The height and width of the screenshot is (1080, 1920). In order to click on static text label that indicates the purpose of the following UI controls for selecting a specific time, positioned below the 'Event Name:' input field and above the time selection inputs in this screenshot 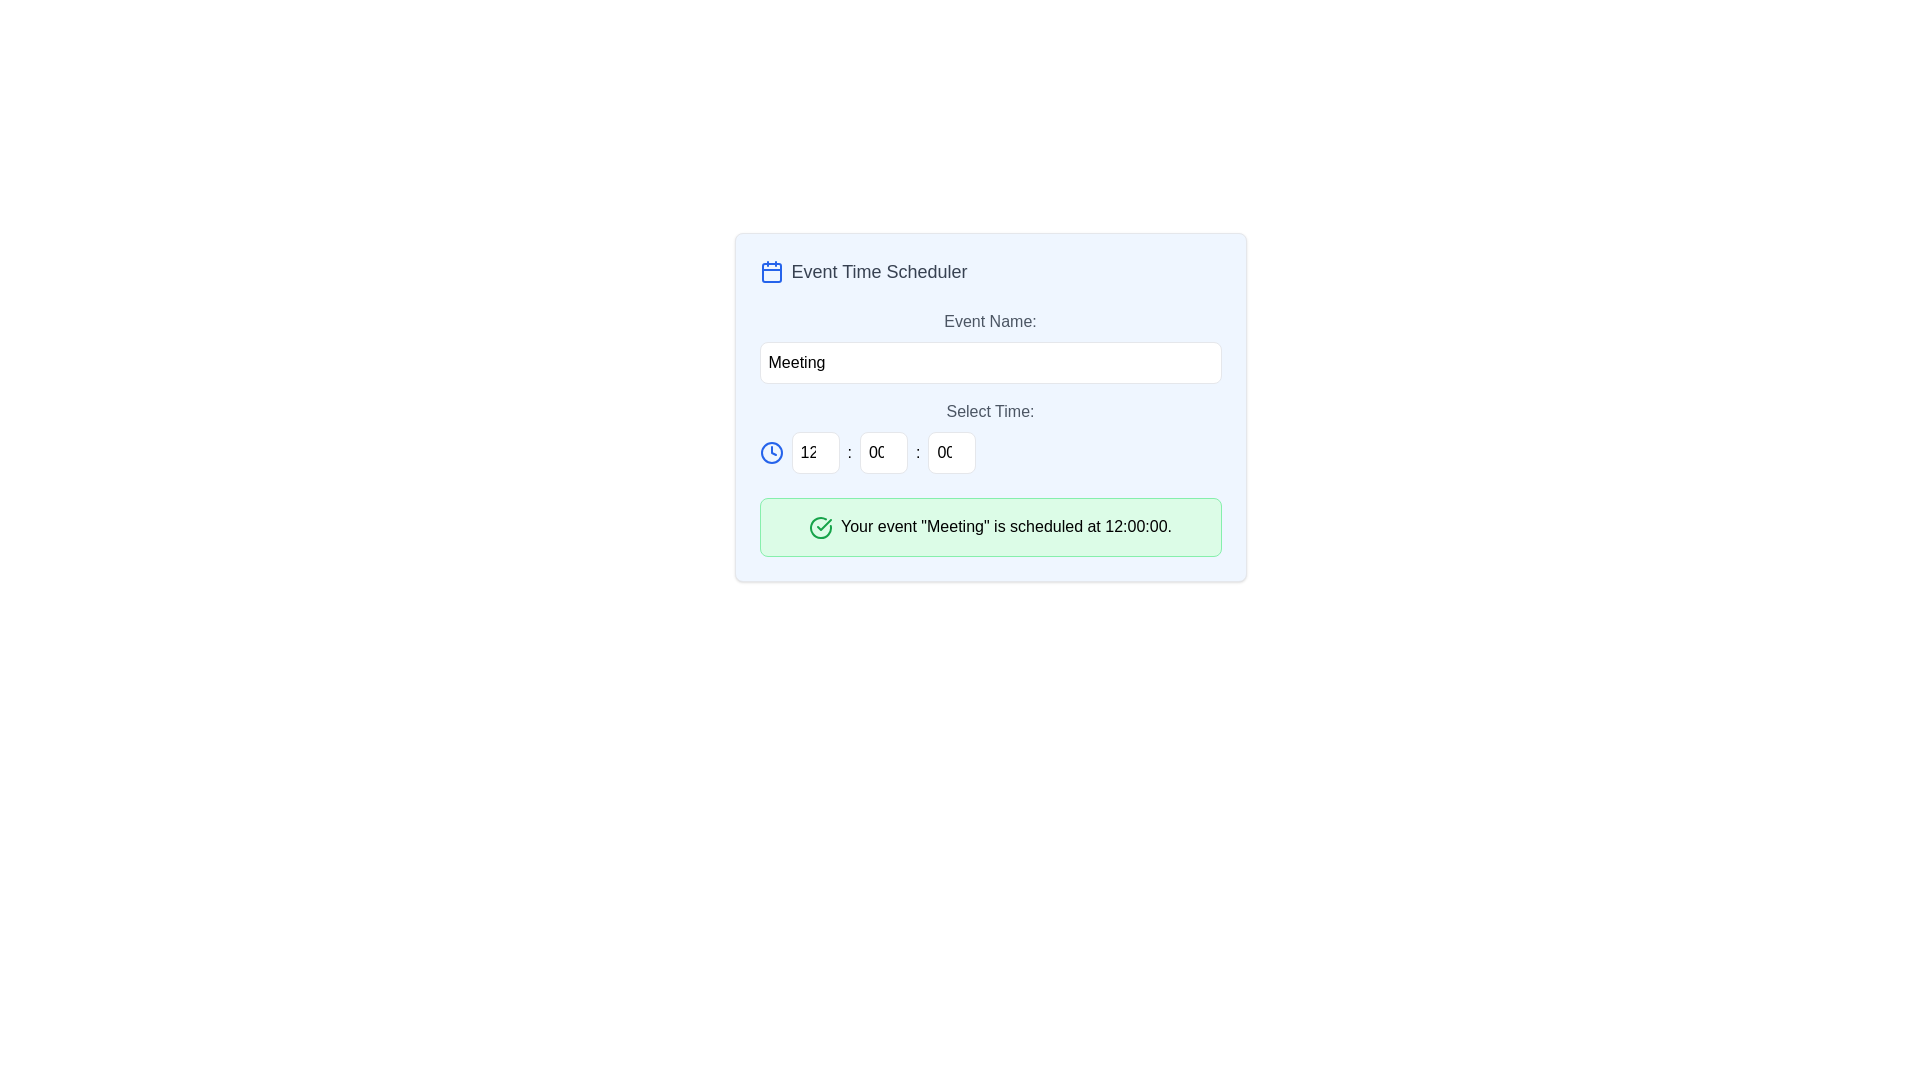, I will do `click(990, 411)`.